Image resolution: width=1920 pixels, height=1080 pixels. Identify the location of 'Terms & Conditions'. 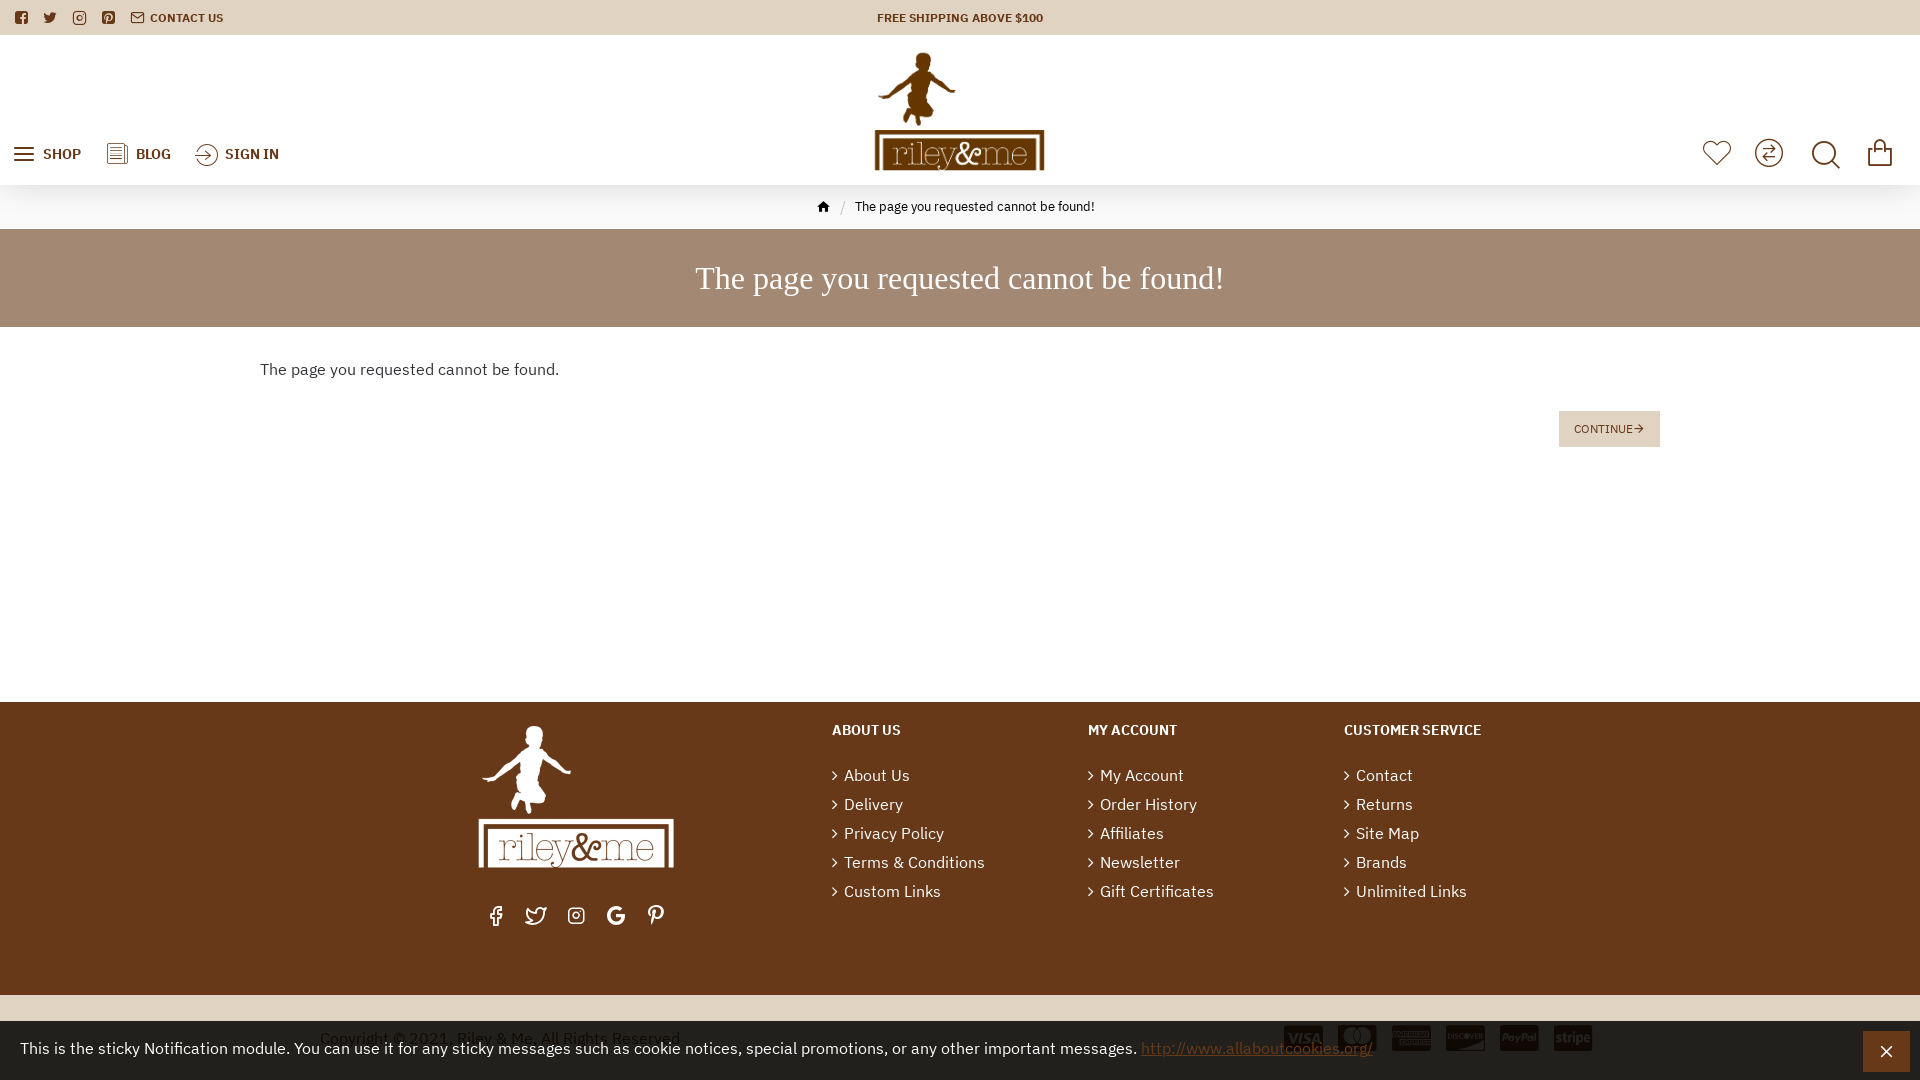
(907, 863).